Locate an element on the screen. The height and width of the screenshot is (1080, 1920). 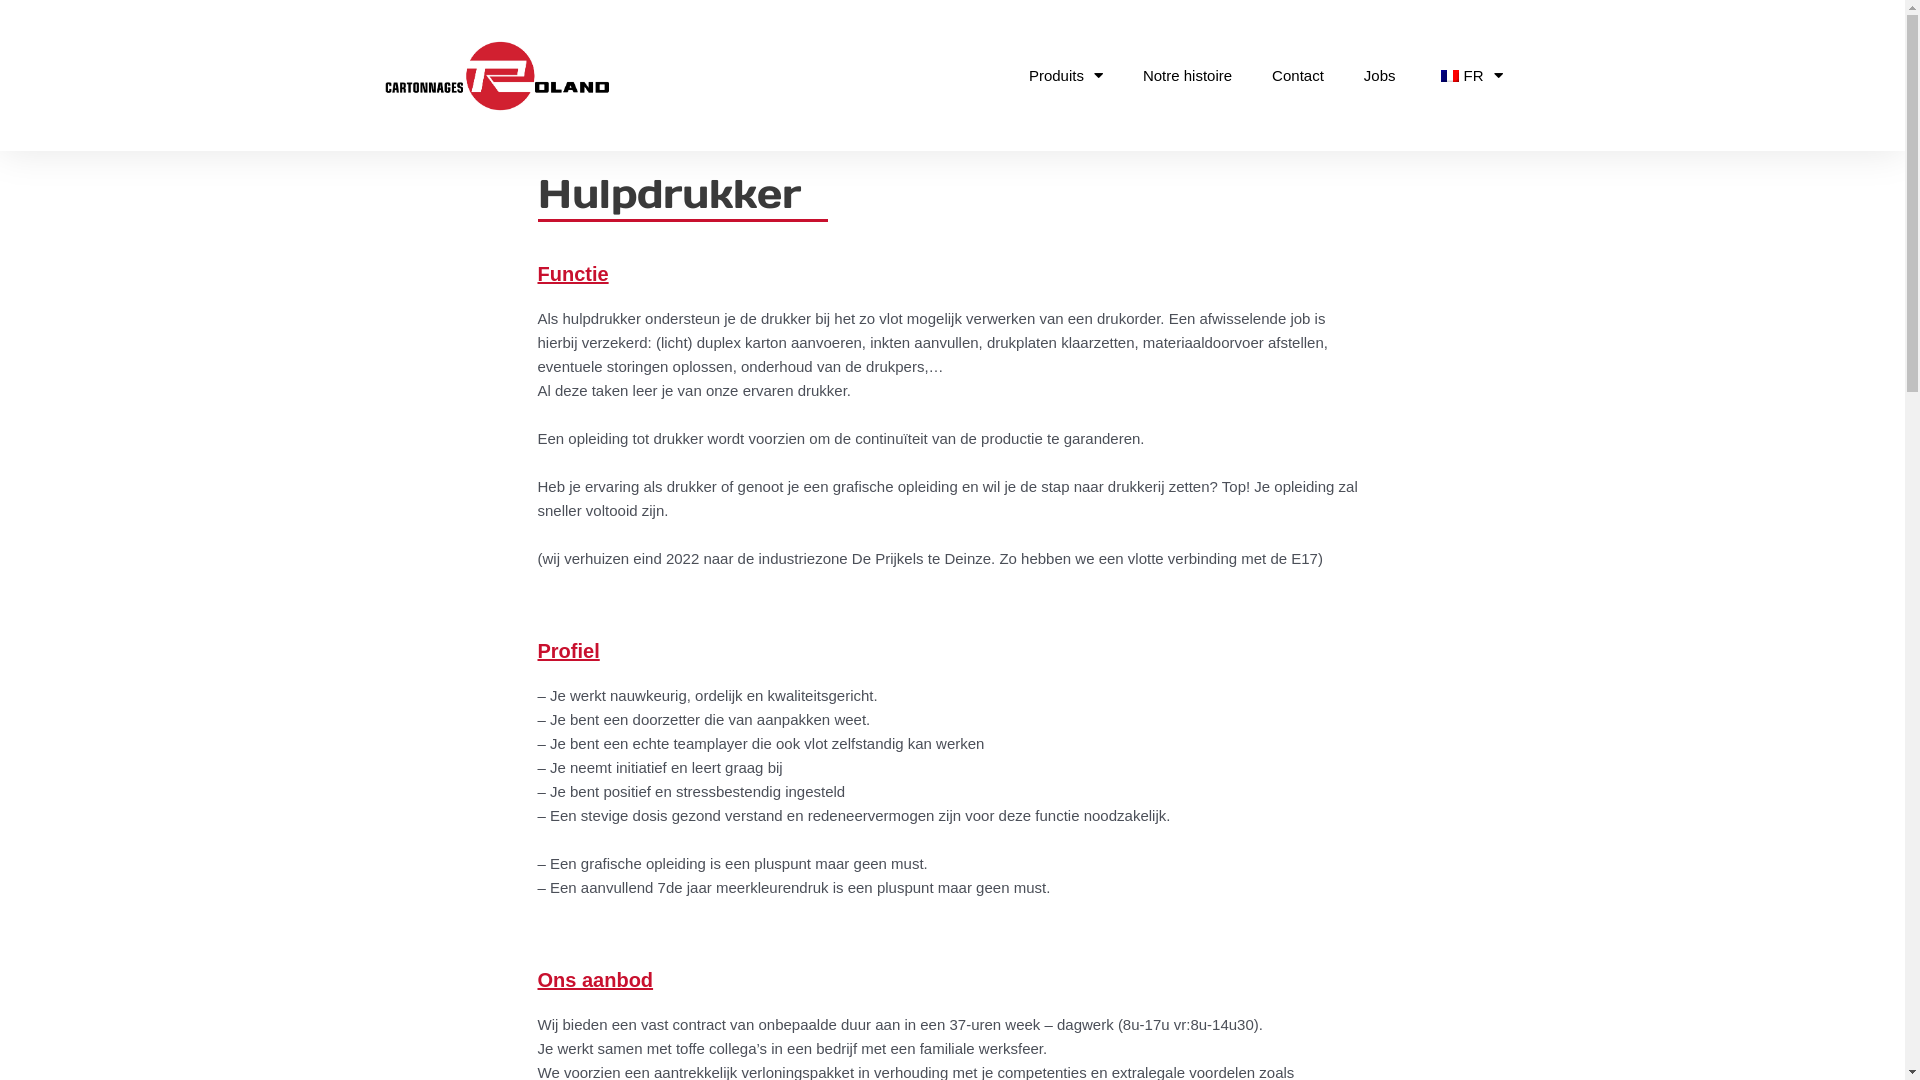
'Contact' is located at coordinates (1297, 75).